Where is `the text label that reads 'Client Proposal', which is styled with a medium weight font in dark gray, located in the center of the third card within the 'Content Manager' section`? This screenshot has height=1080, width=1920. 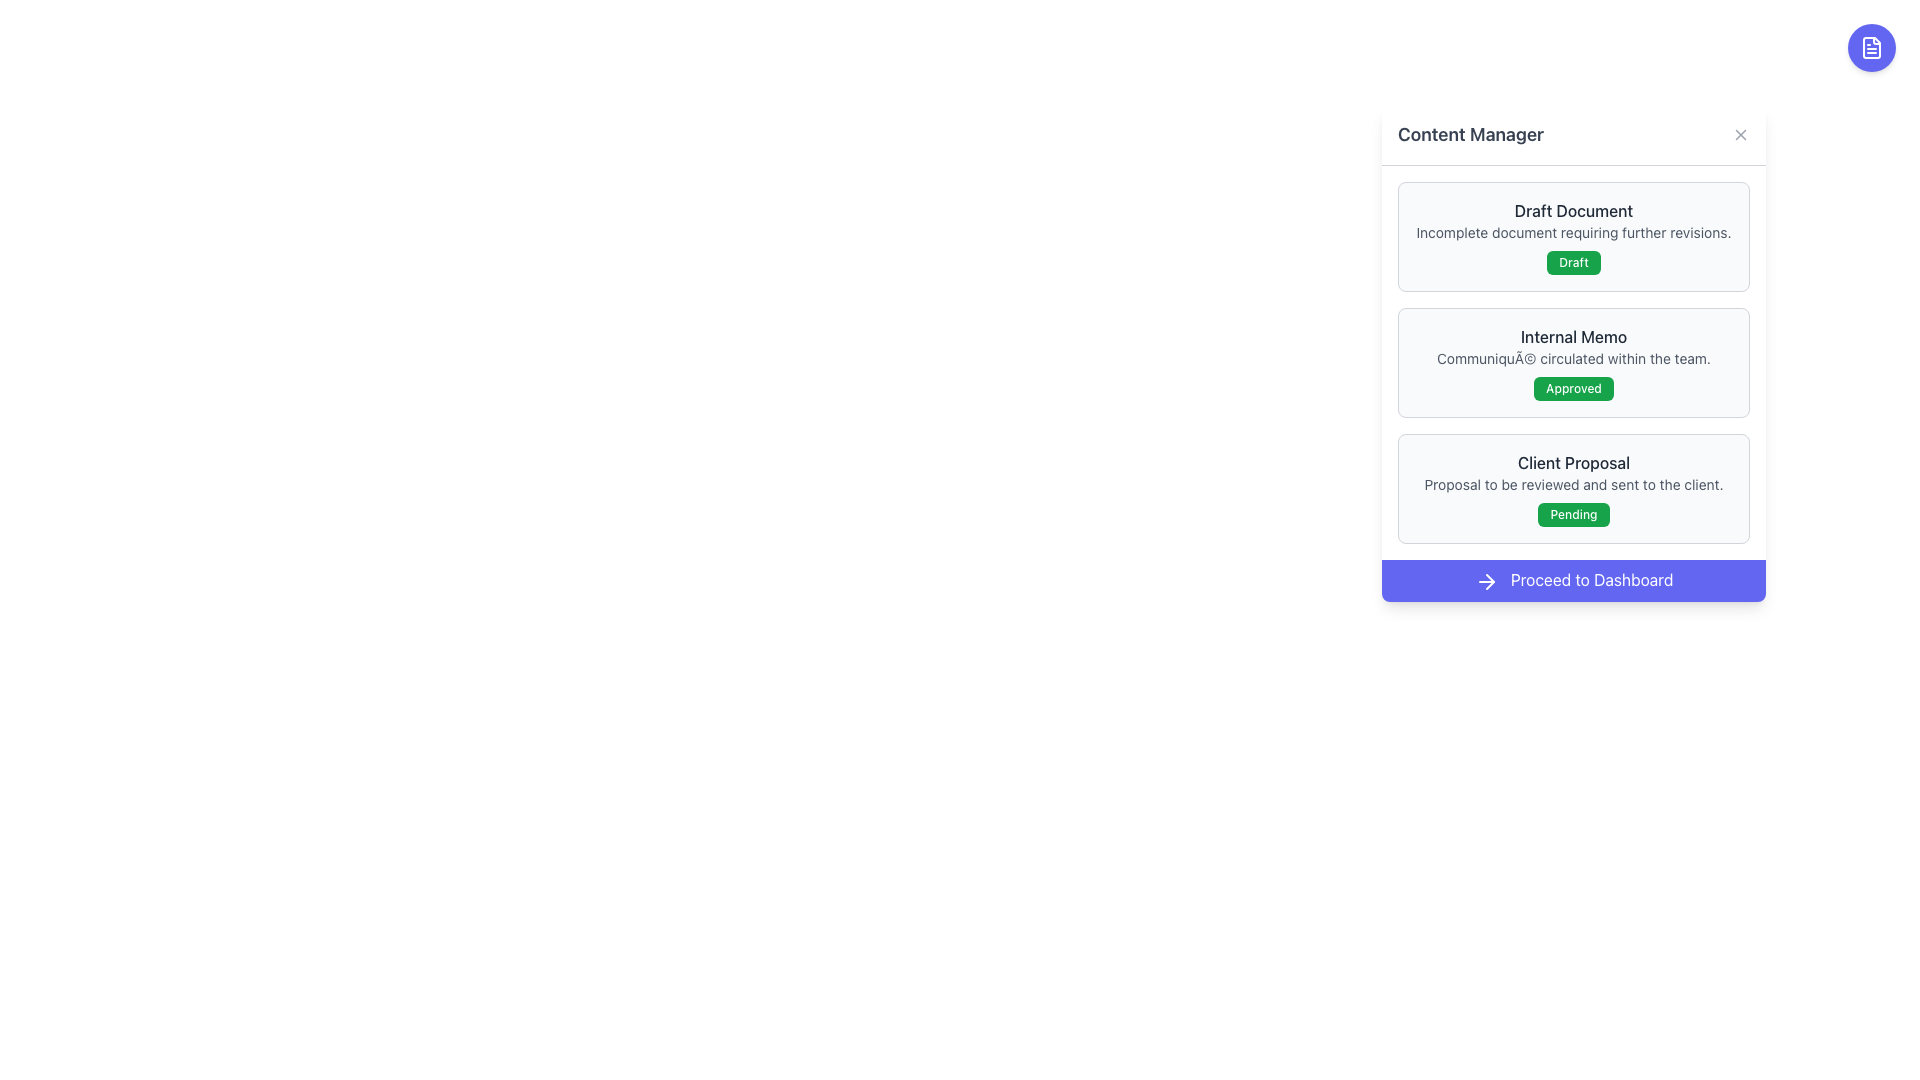 the text label that reads 'Client Proposal', which is styled with a medium weight font in dark gray, located in the center of the third card within the 'Content Manager' section is located at coordinates (1573, 462).